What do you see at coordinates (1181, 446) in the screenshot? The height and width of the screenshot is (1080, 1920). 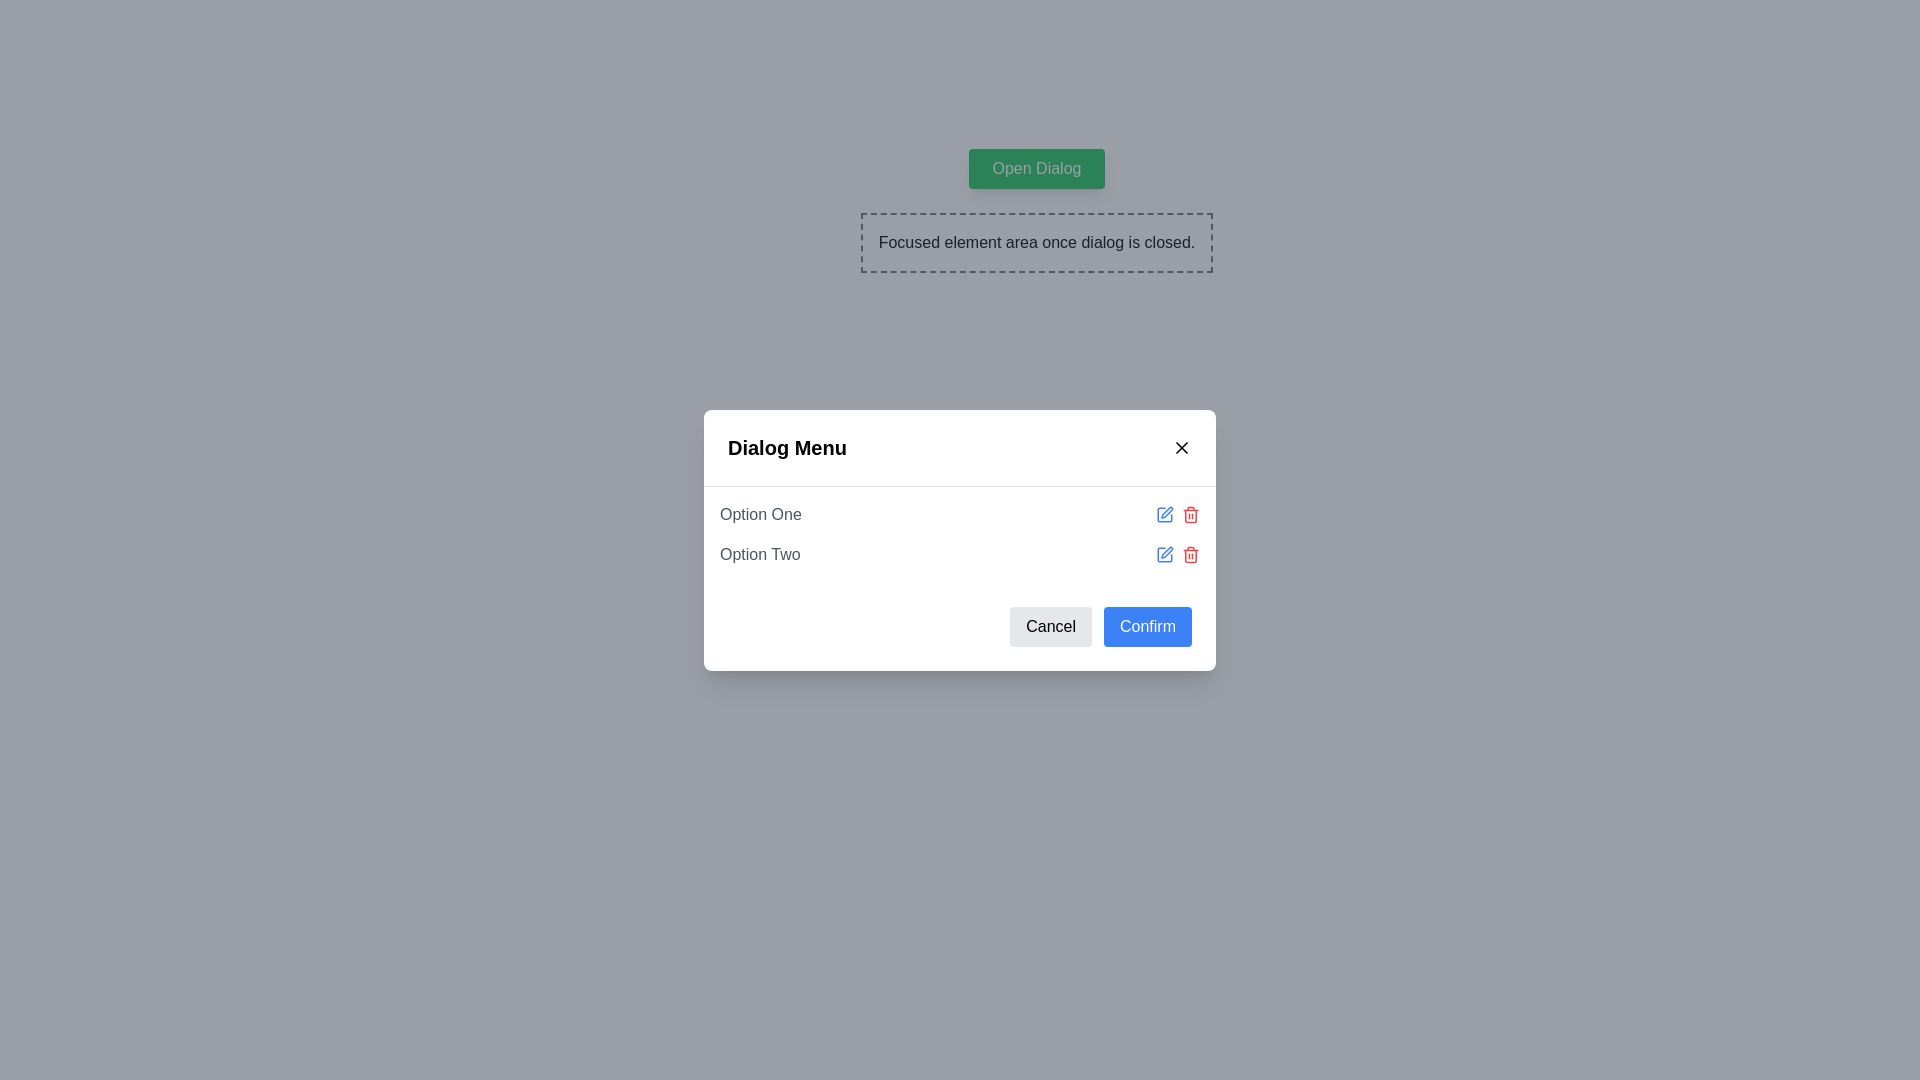 I see `the 'X' close button located in the top-right corner of the 'Dialog Menu'` at bounding box center [1181, 446].